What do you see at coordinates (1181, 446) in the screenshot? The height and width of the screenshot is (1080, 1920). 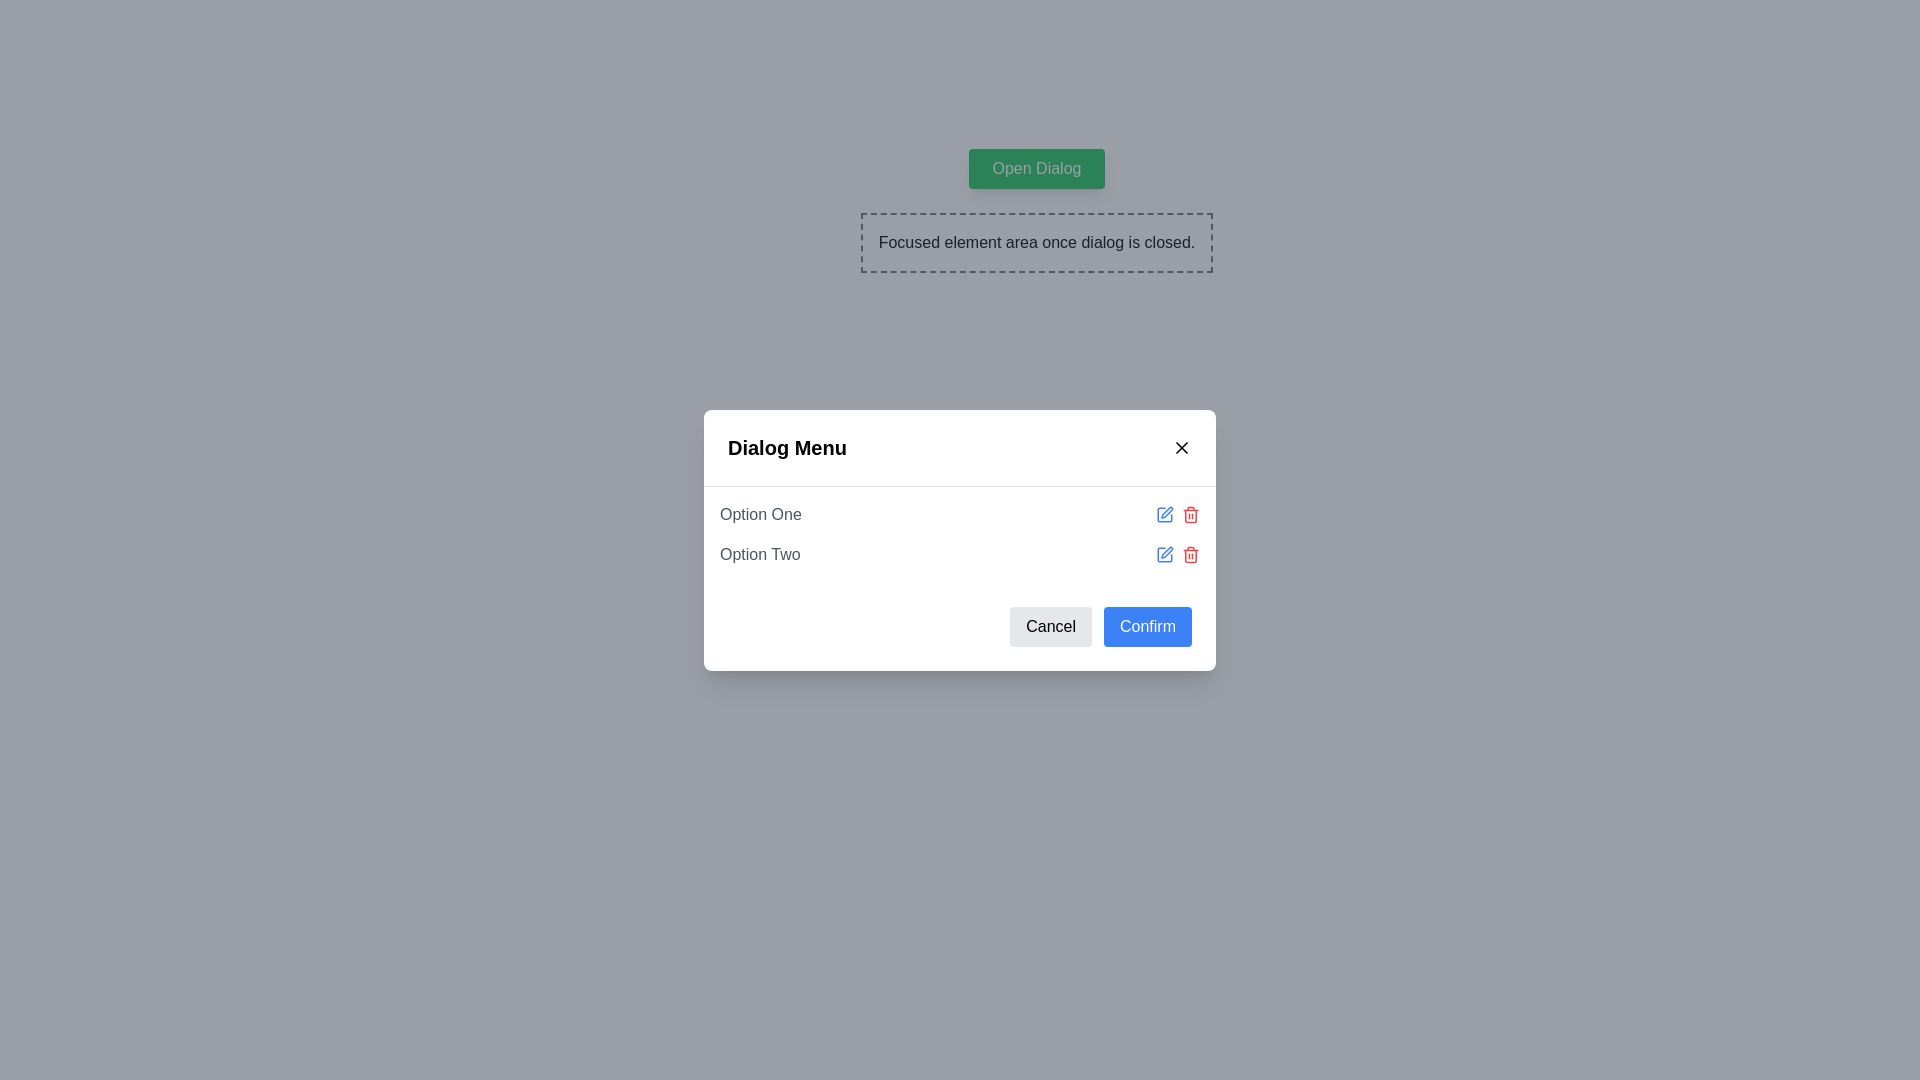 I see `the 'X' close button located in the top-right corner of the 'Dialog Menu'` at bounding box center [1181, 446].